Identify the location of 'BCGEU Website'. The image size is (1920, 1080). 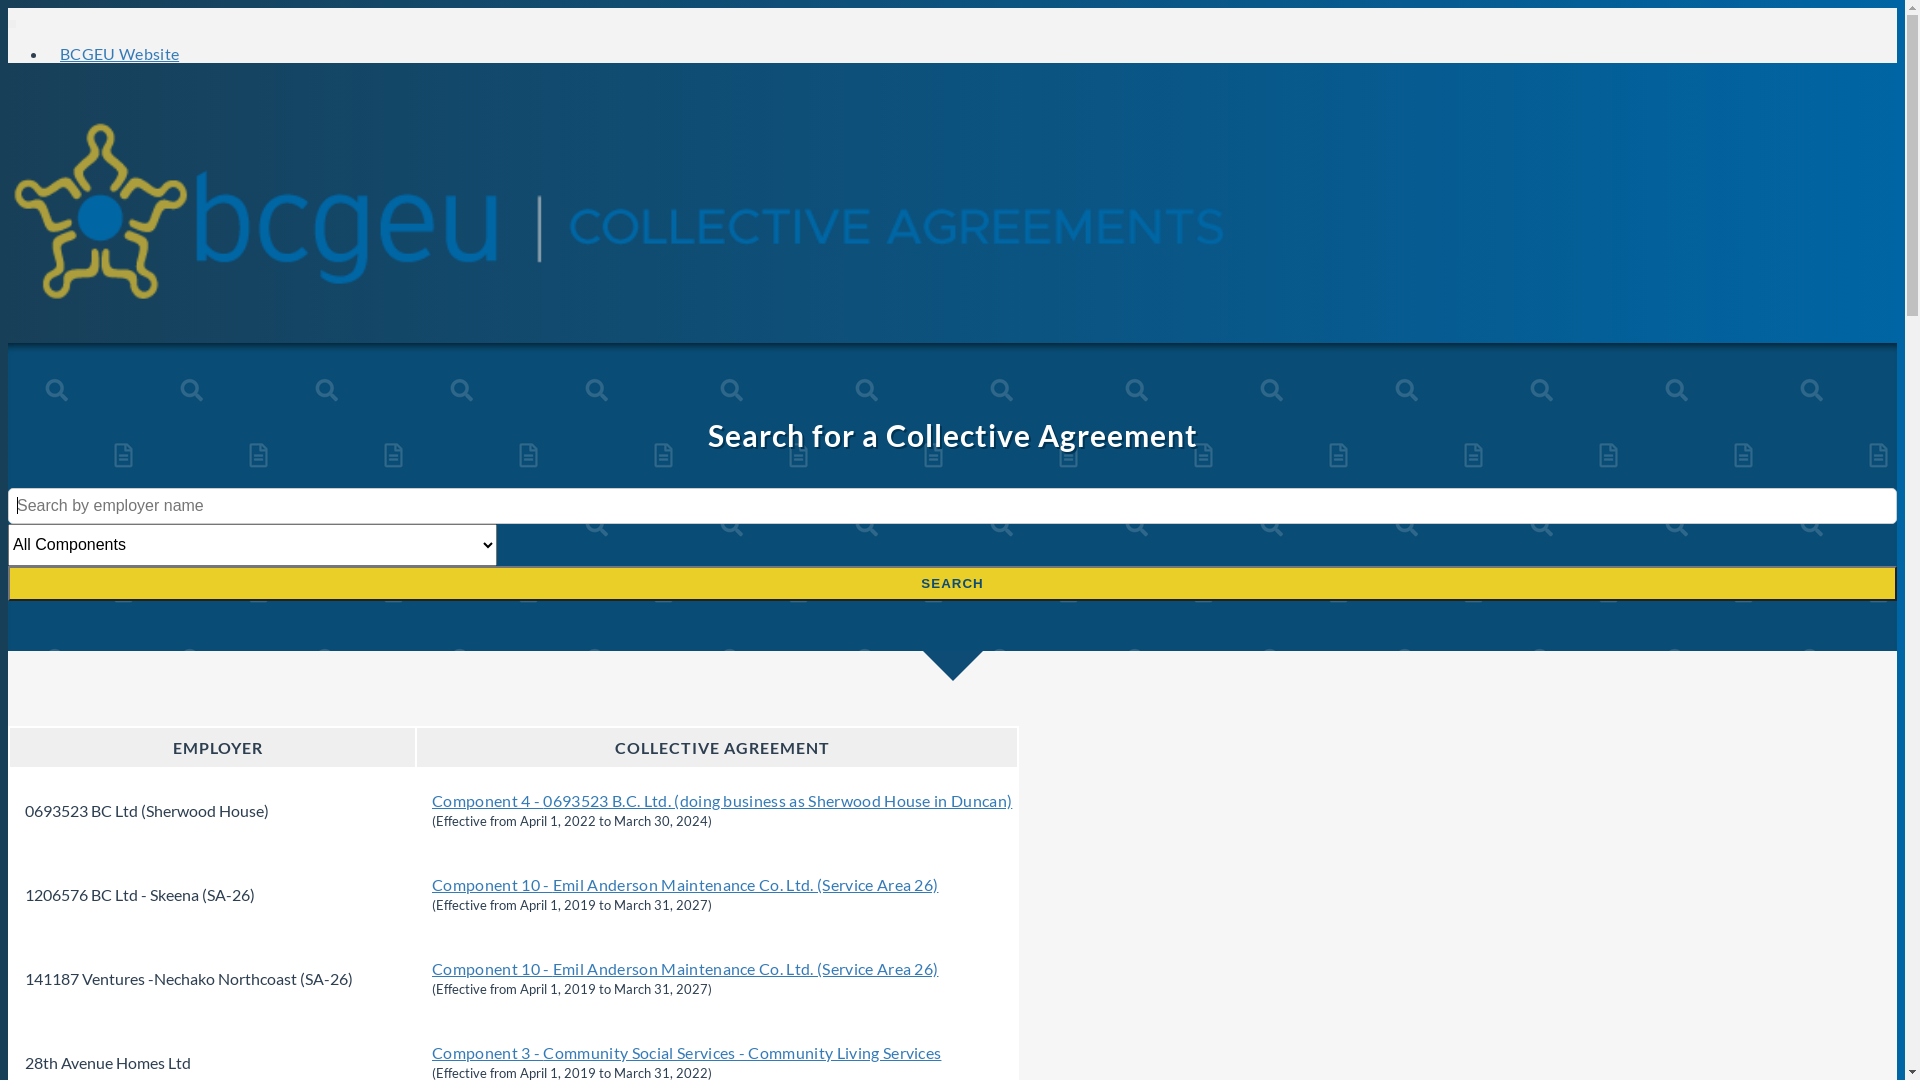
(118, 52).